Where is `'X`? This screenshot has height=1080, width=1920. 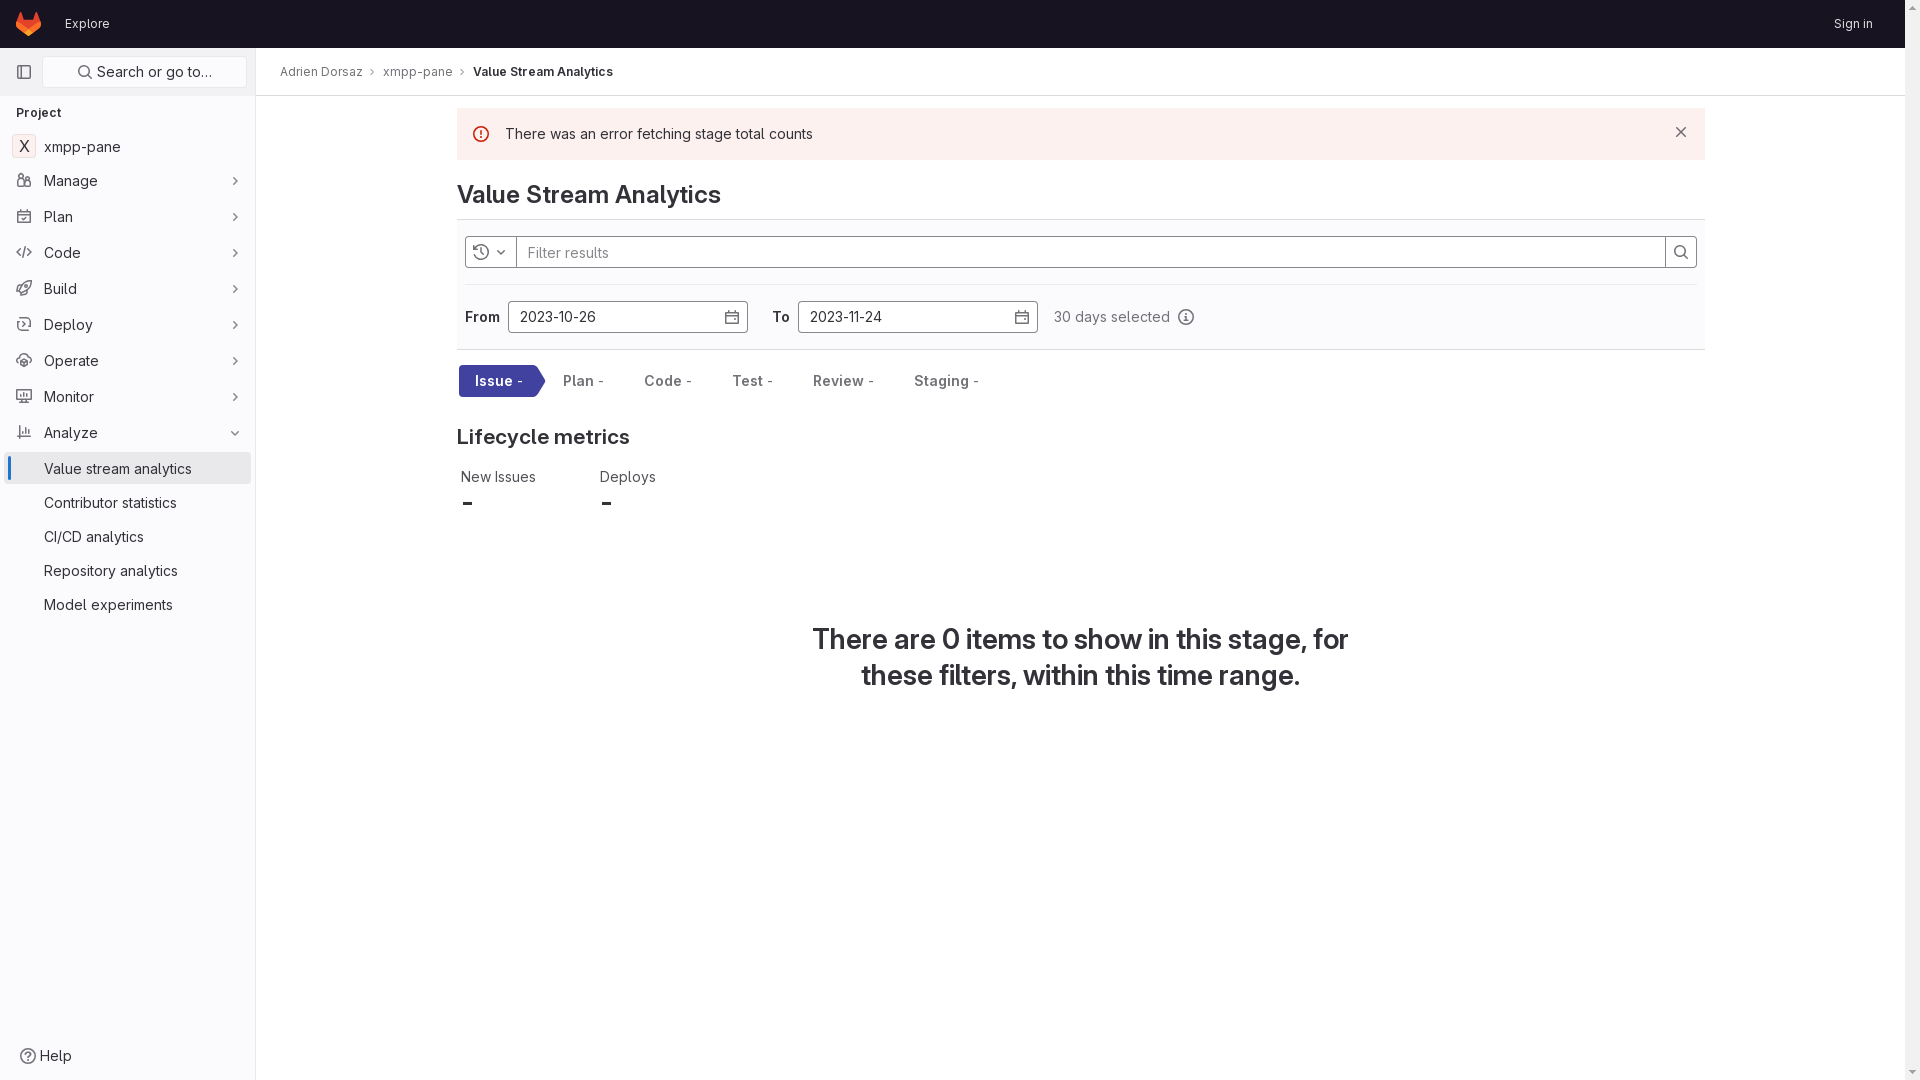
'X is located at coordinates (4, 145).